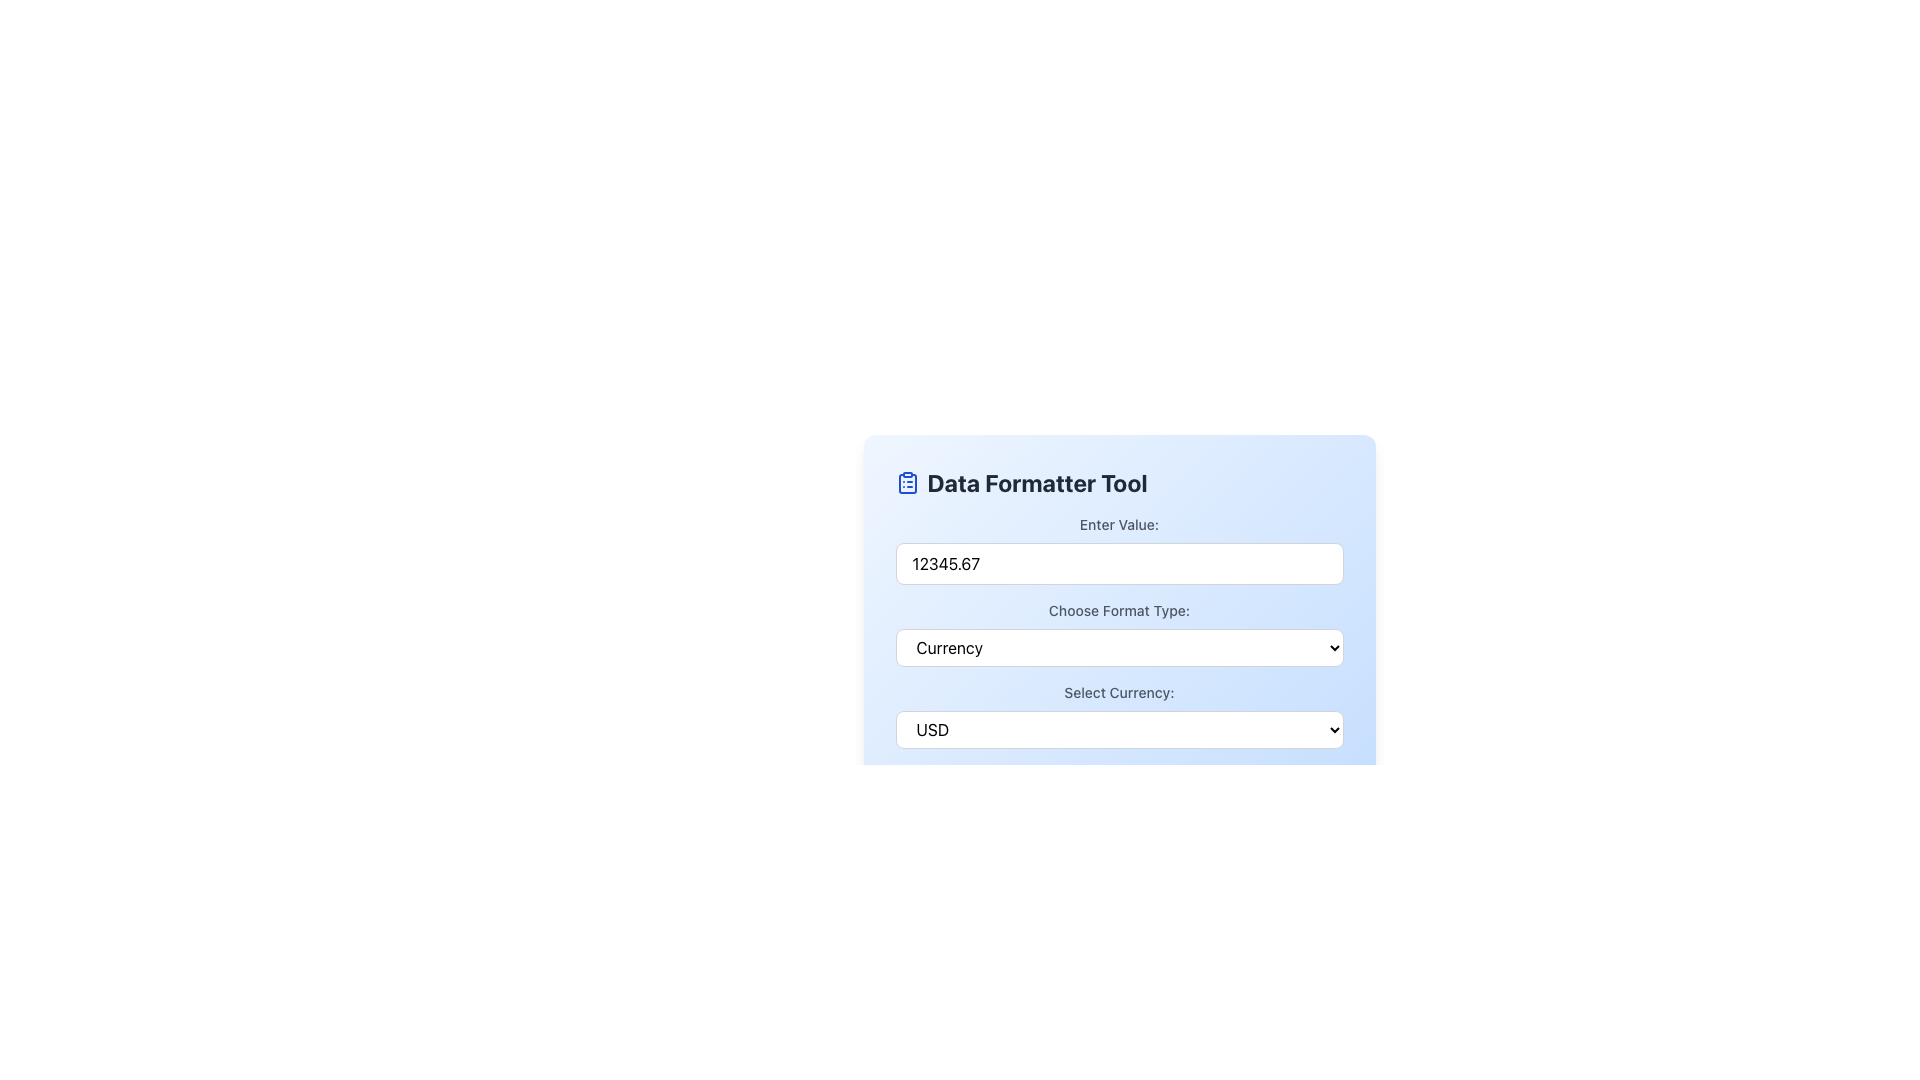 The image size is (1920, 1080). I want to click on the Numeric Input Field that accepts numeric input, currently displaying '12345.67', to focus on it, so click(1118, 563).